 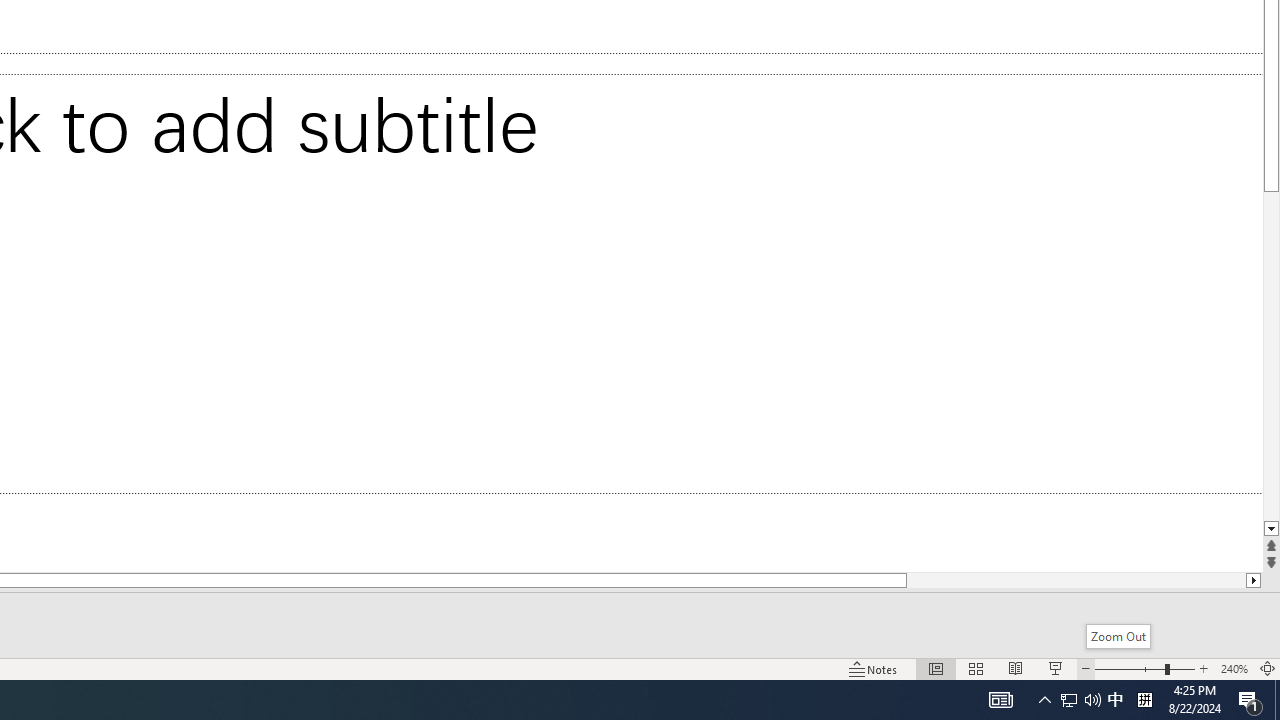 What do you see at coordinates (1233, 669) in the screenshot?
I see `'Zoom 240%'` at bounding box center [1233, 669].